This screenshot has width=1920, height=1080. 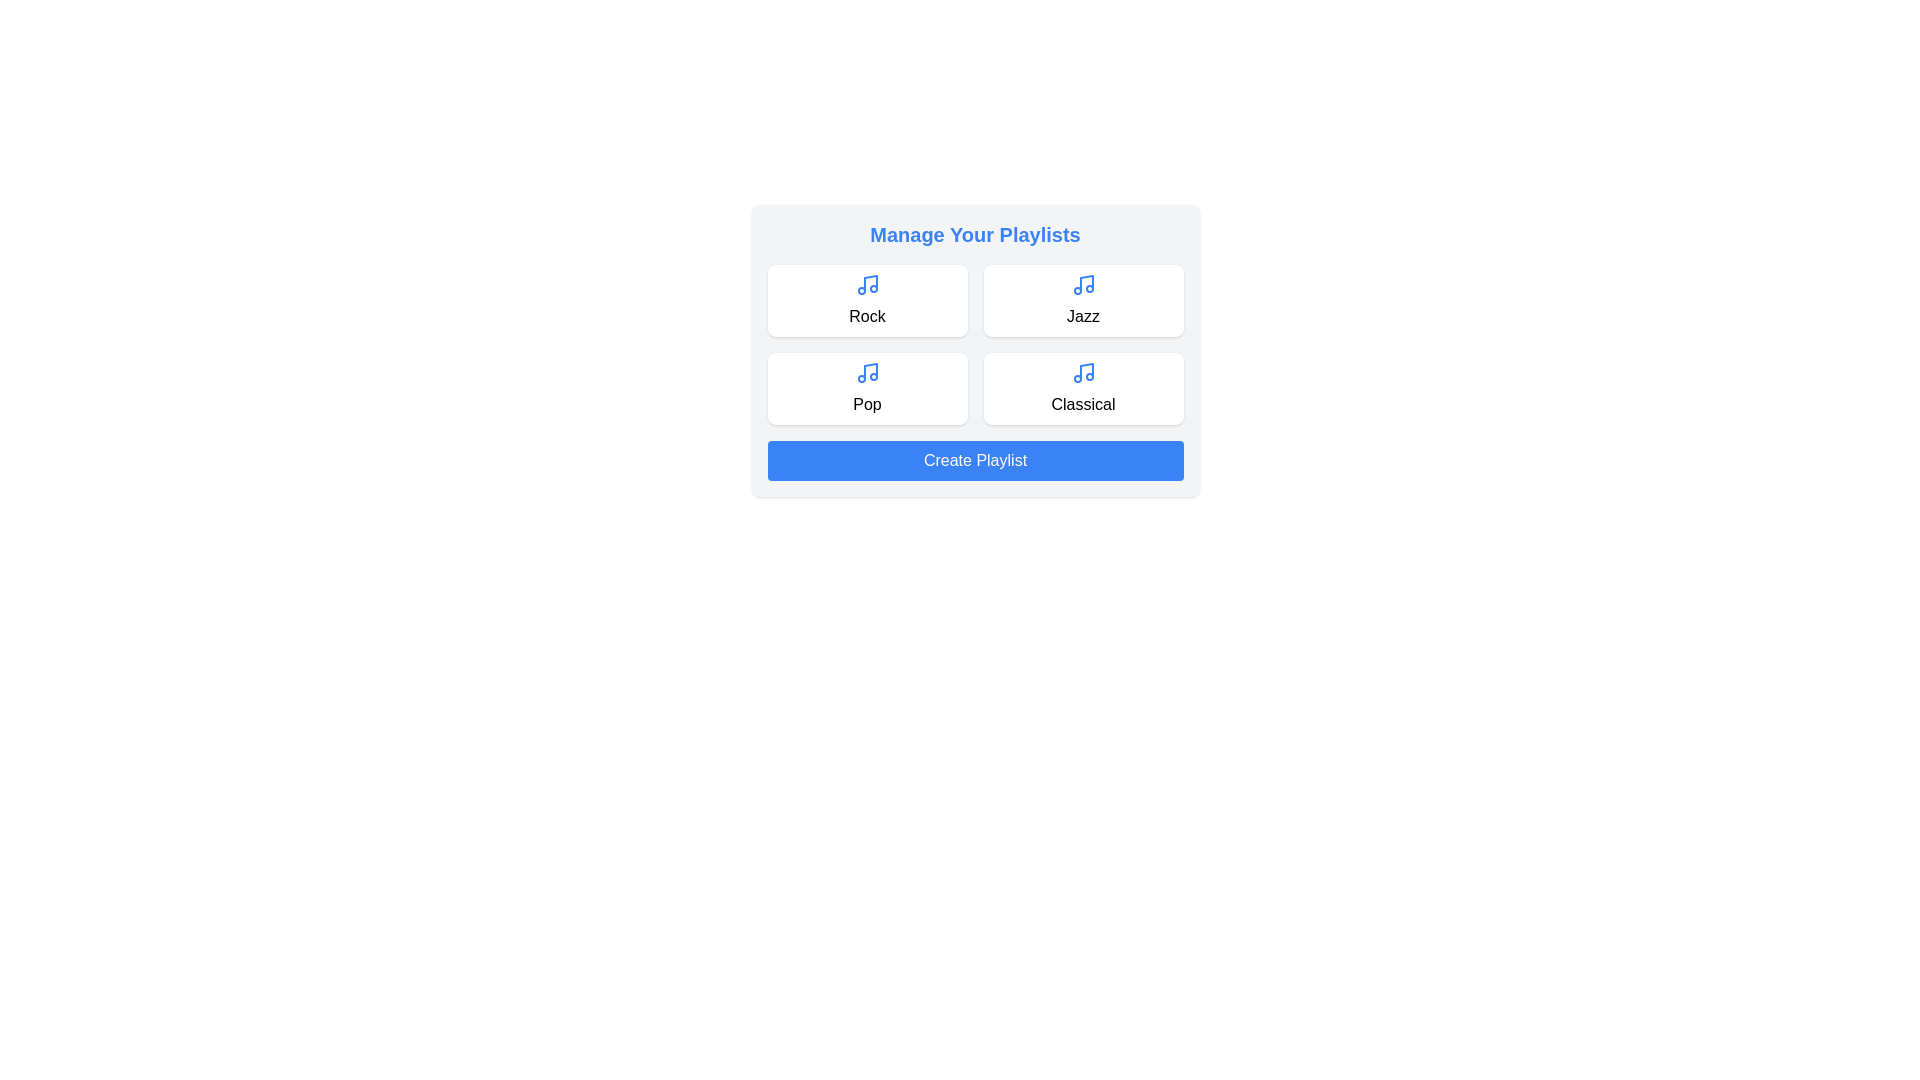 I want to click on the playlist card labeled Rock, so click(x=867, y=300).